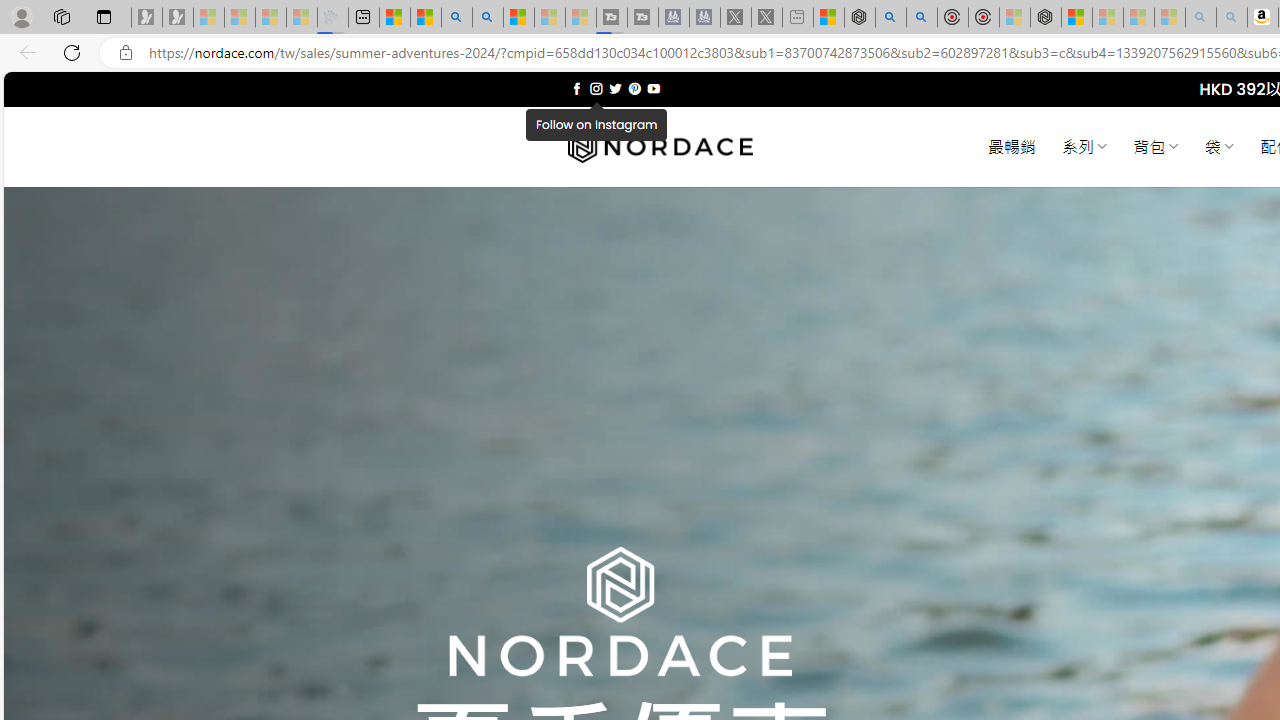  I want to click on 'Newsletter Sign Up - Sleeping', so click(177, 17).